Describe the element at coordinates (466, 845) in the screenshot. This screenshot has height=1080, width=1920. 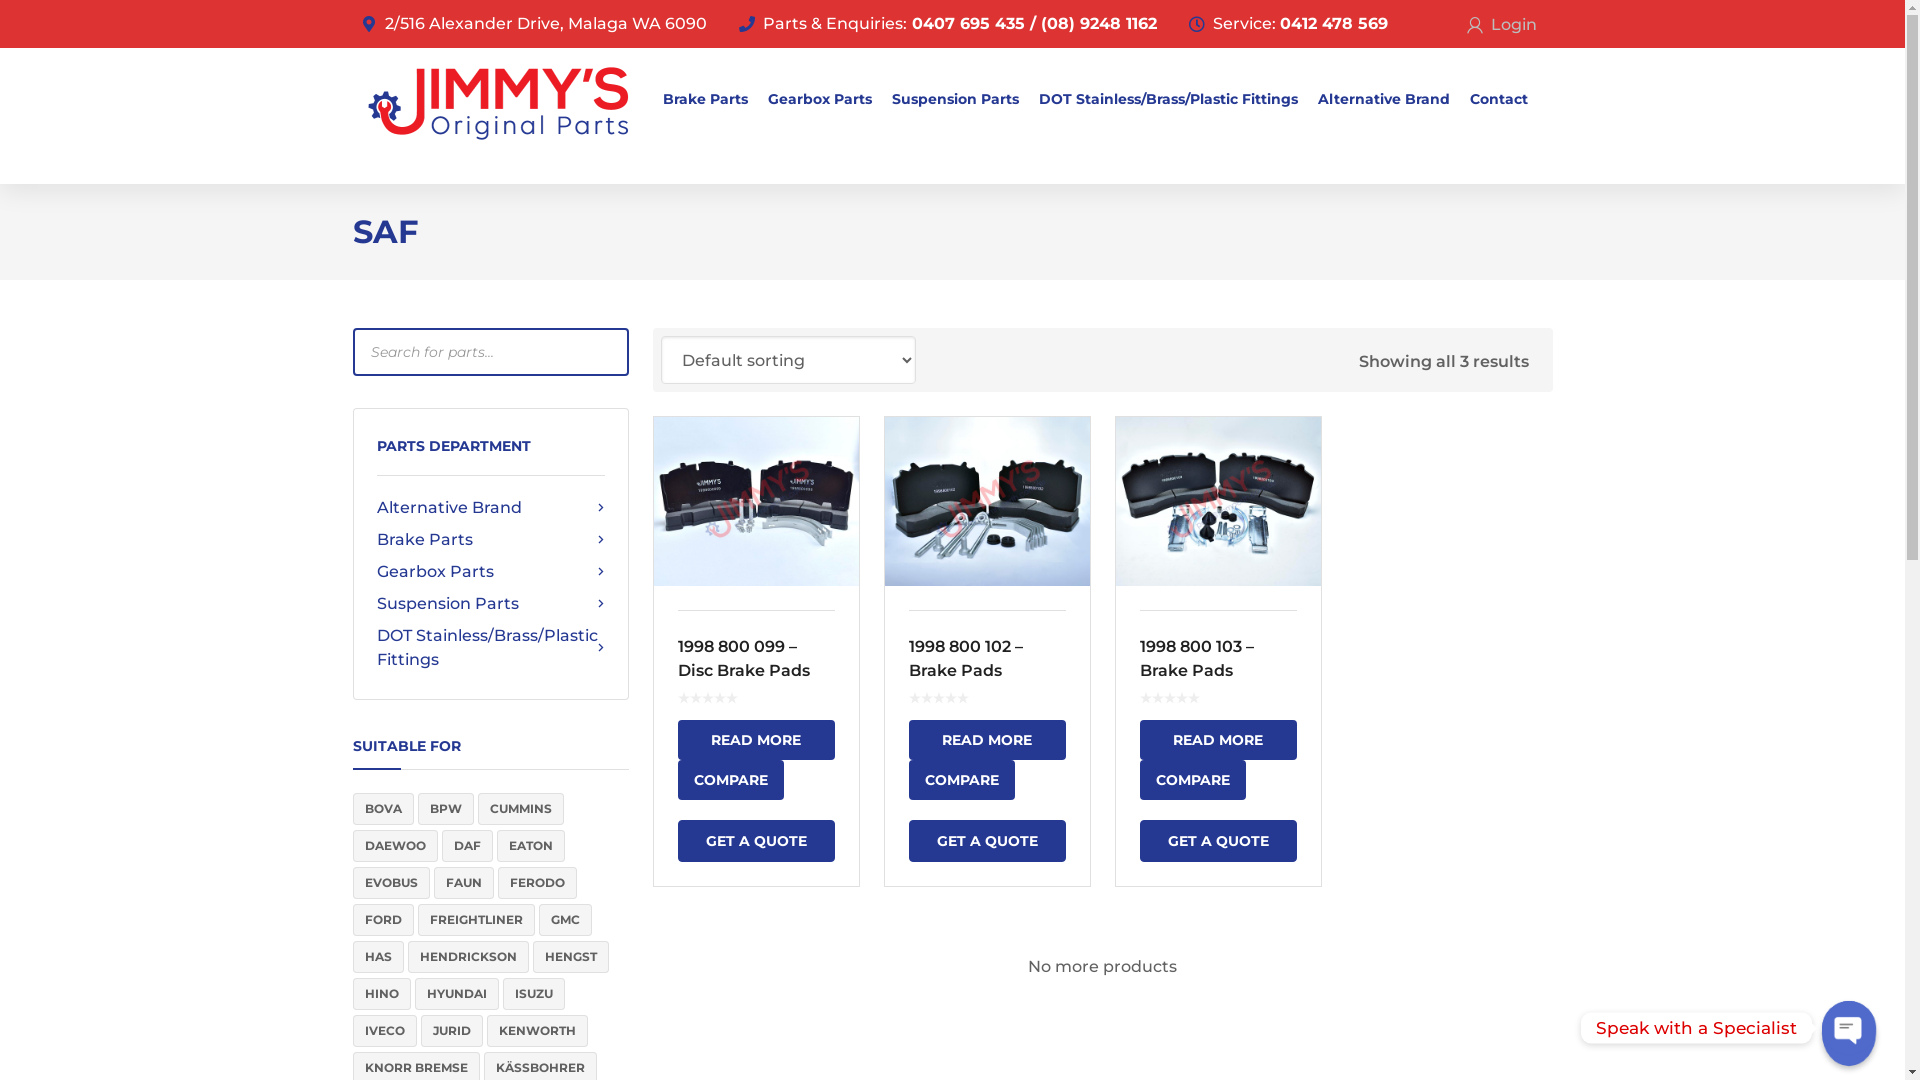
I see `'DAF'` at that location.